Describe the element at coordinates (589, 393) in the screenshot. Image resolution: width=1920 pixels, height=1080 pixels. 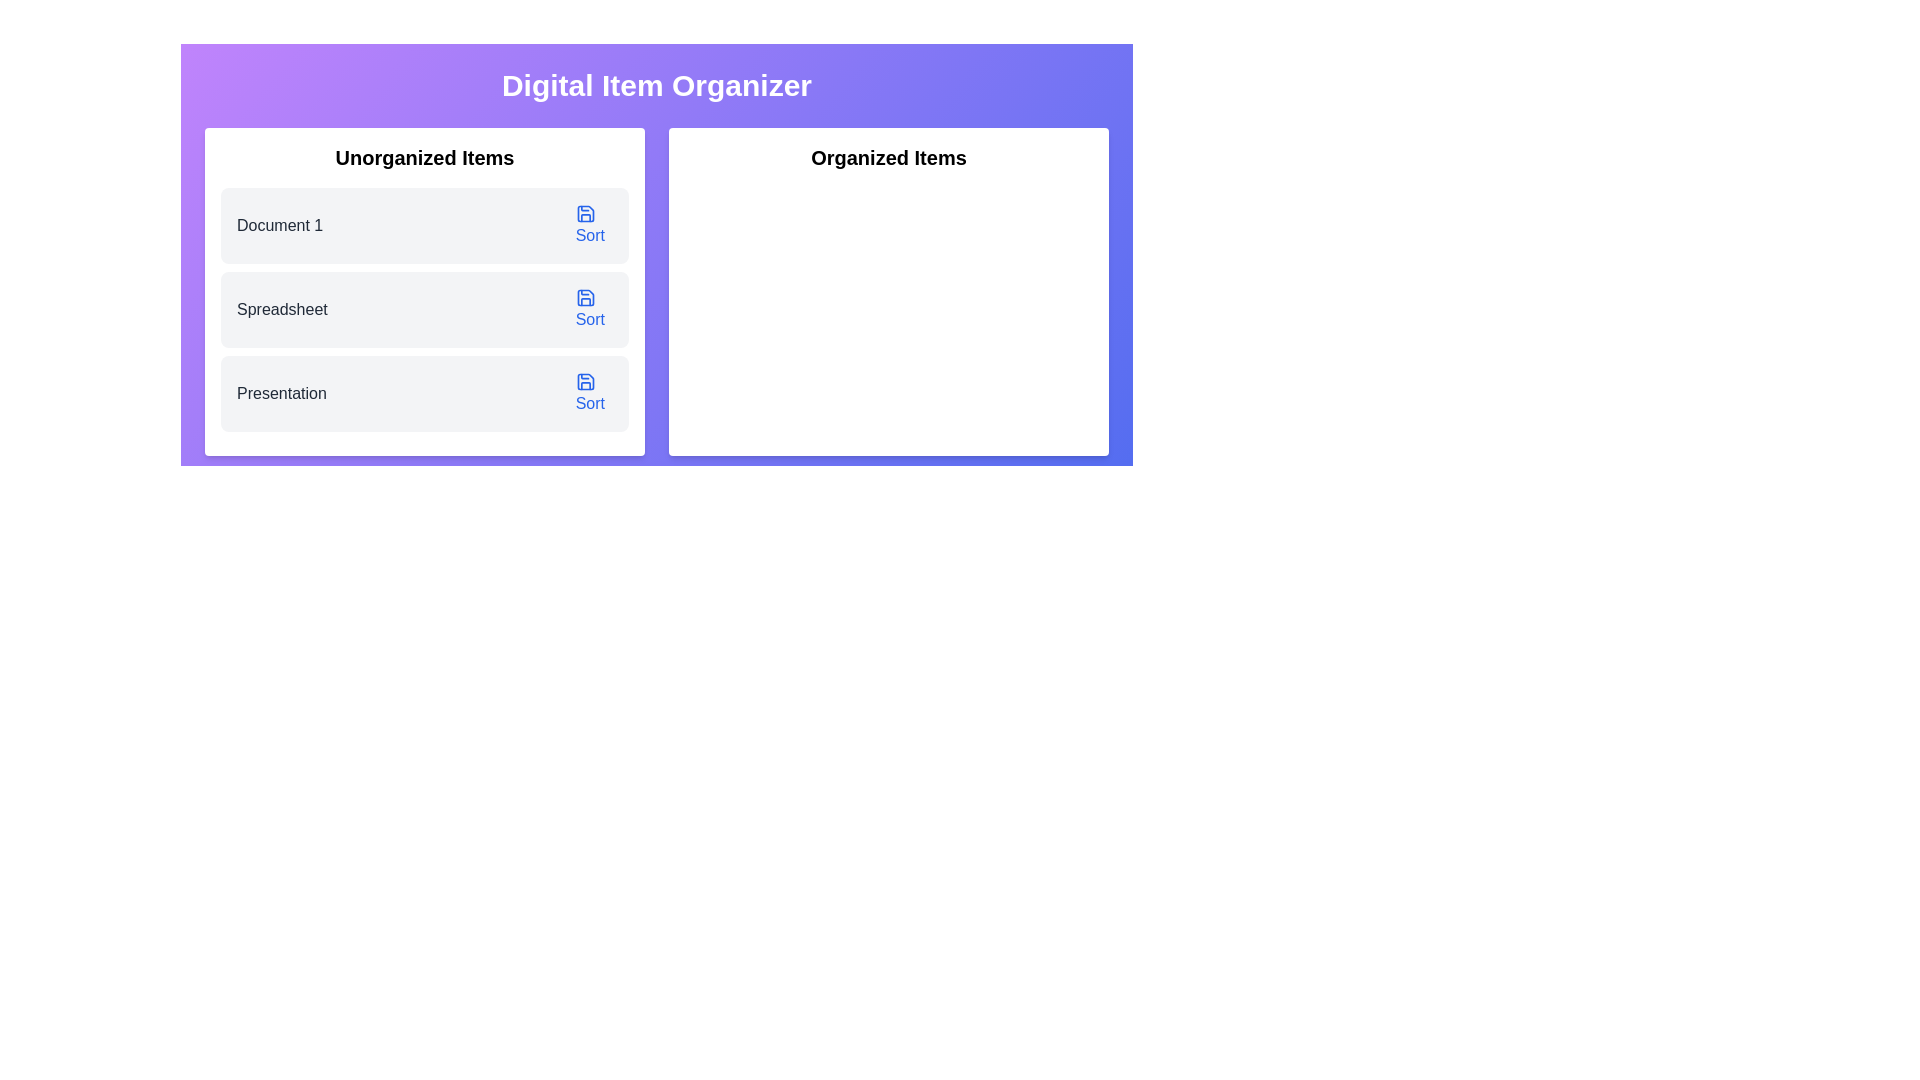
I see `the circular blue button labeled 'Sort' with a document icon, located in the 'Unorganized Items' section under 'Presentation'` at that location.